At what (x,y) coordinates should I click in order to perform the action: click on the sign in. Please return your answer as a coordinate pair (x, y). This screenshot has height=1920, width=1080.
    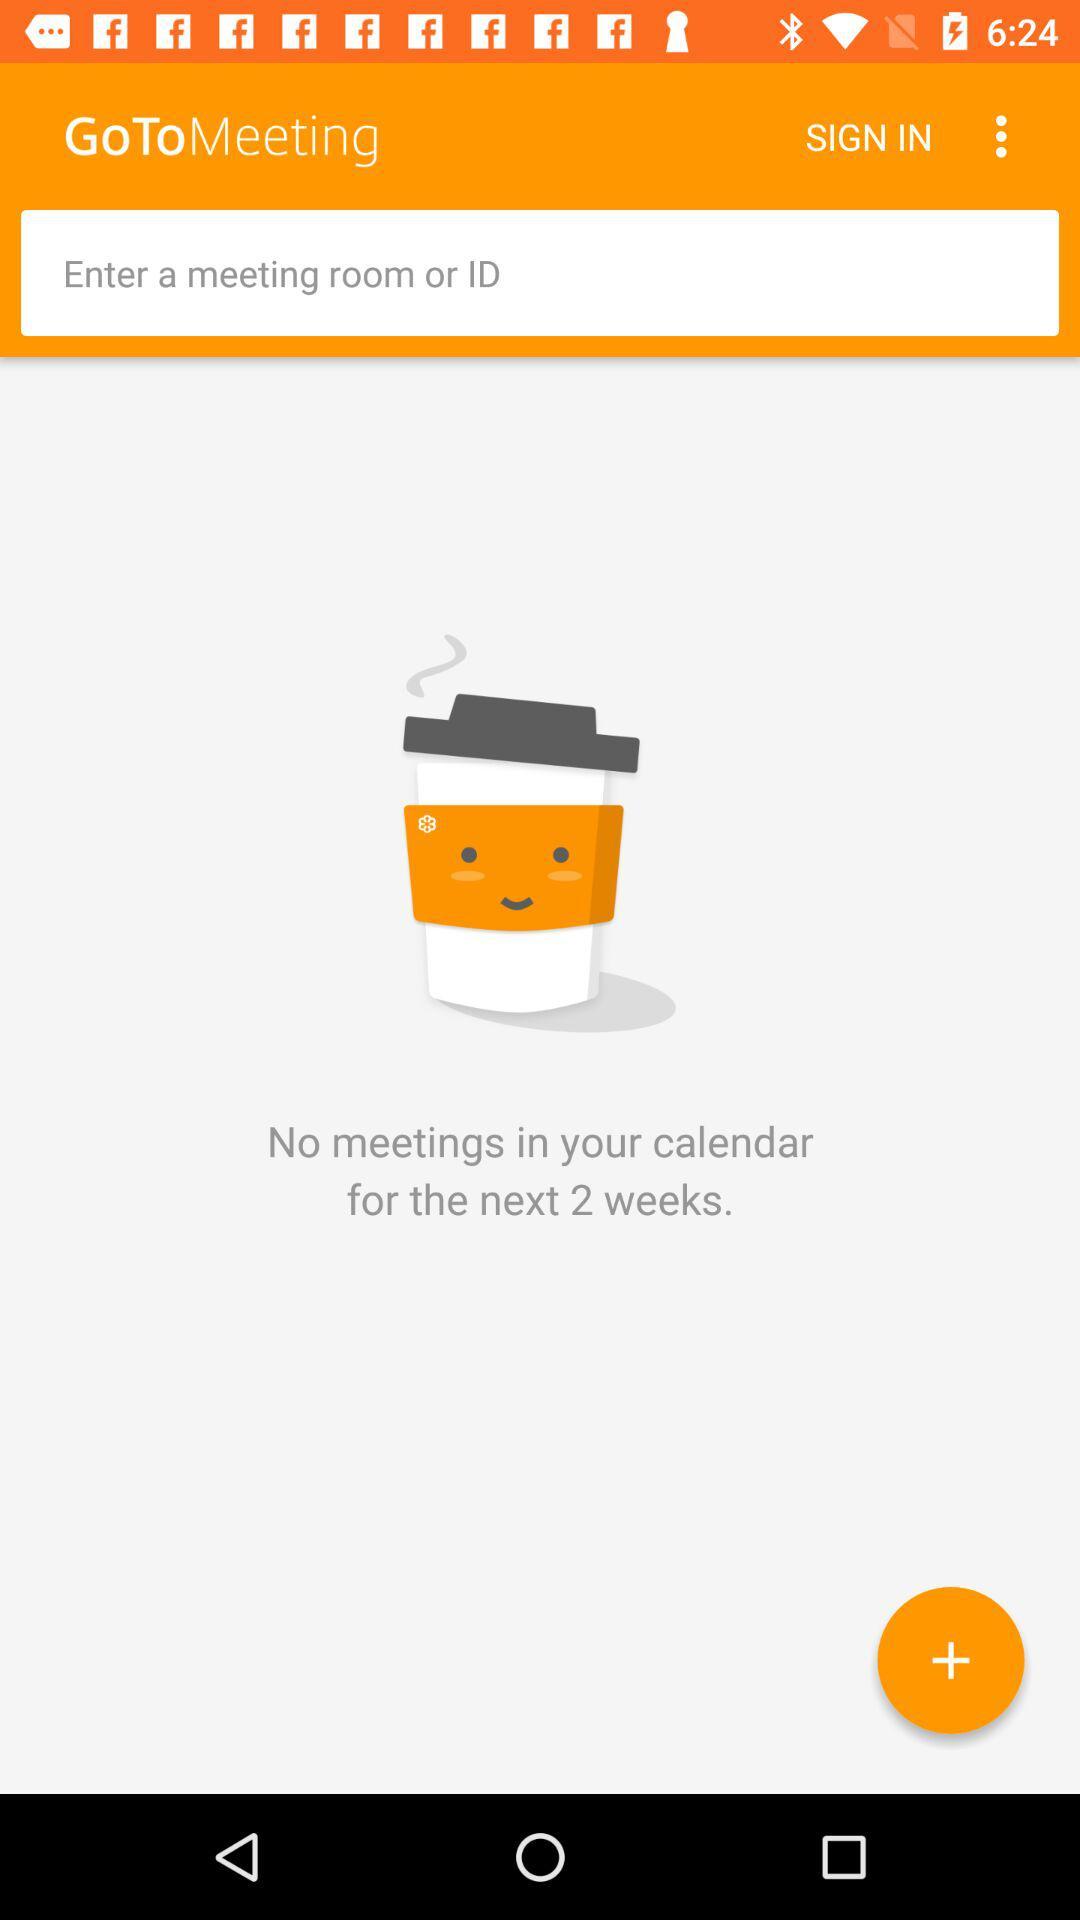
    Looking at the image, I should click on (868, 135).